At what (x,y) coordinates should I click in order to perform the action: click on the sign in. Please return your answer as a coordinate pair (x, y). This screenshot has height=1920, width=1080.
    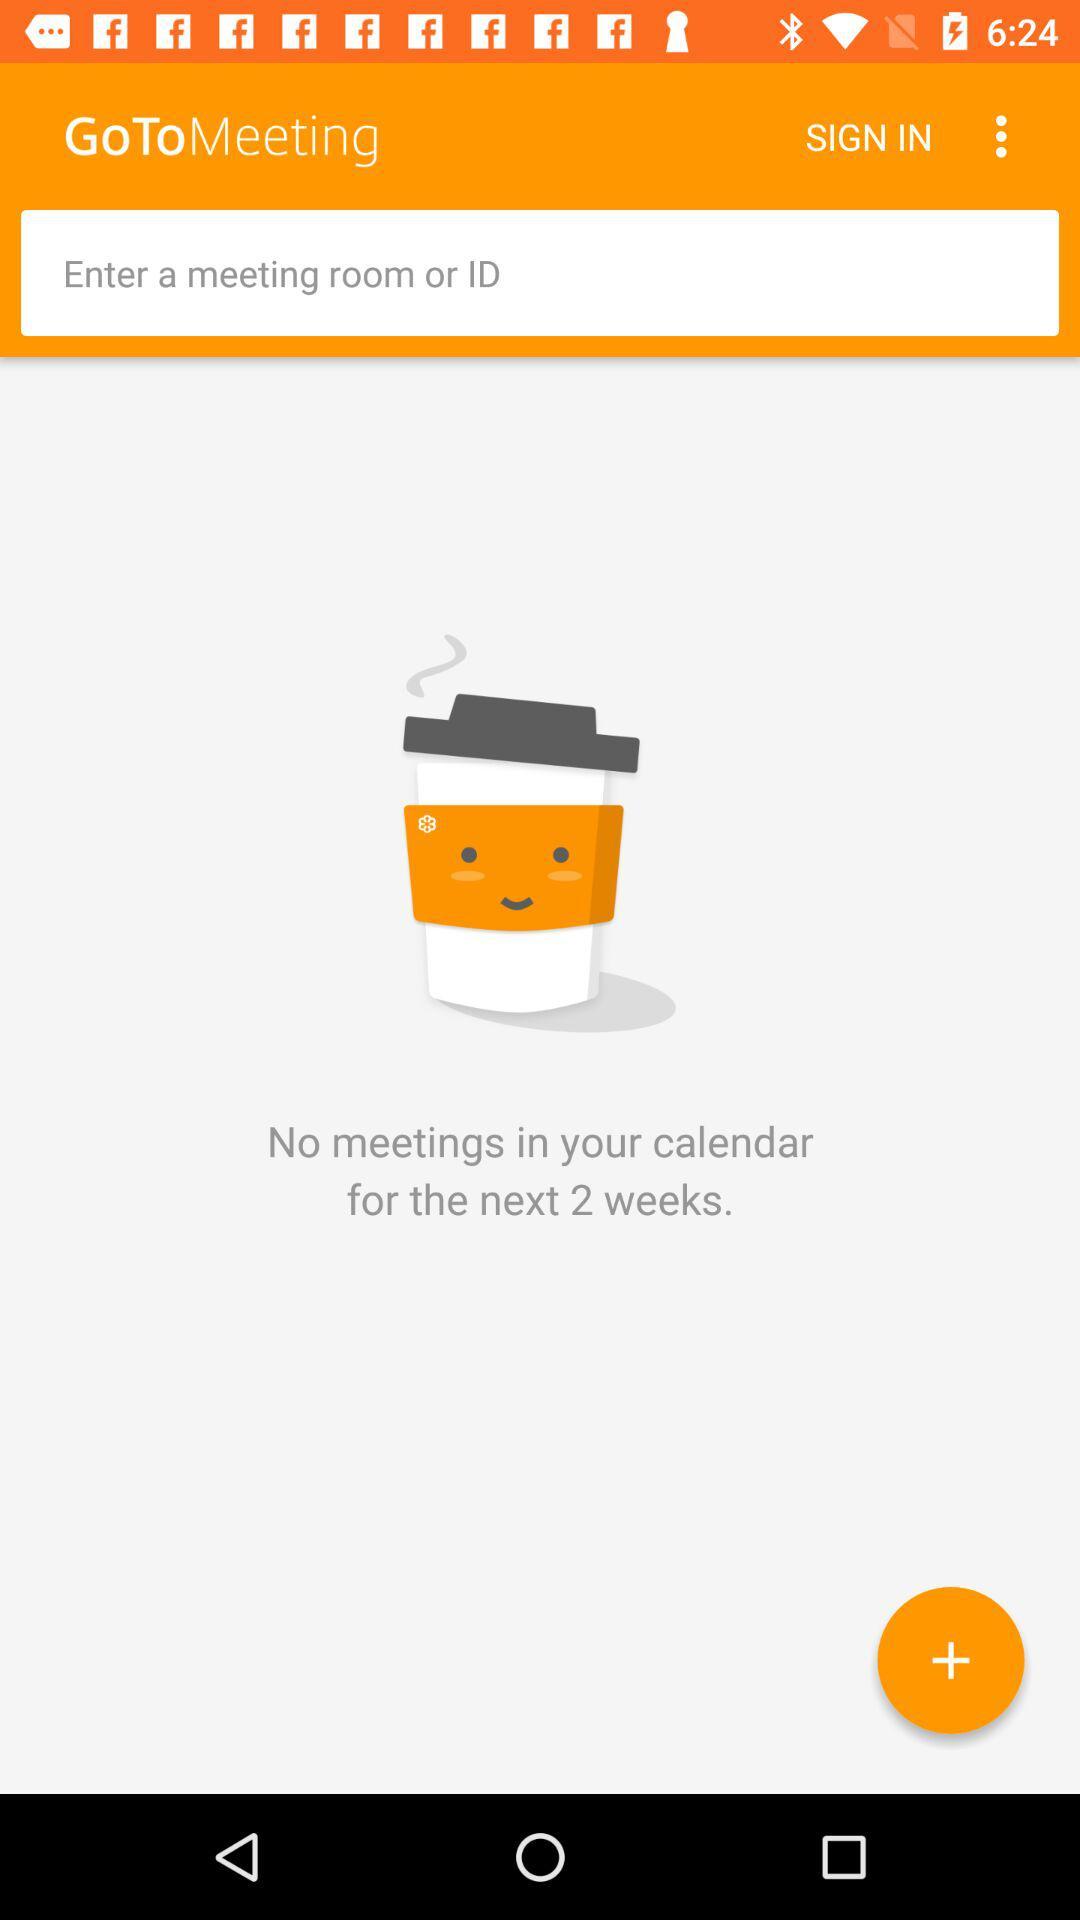
    Looking at the image, I should click on (868, 135).